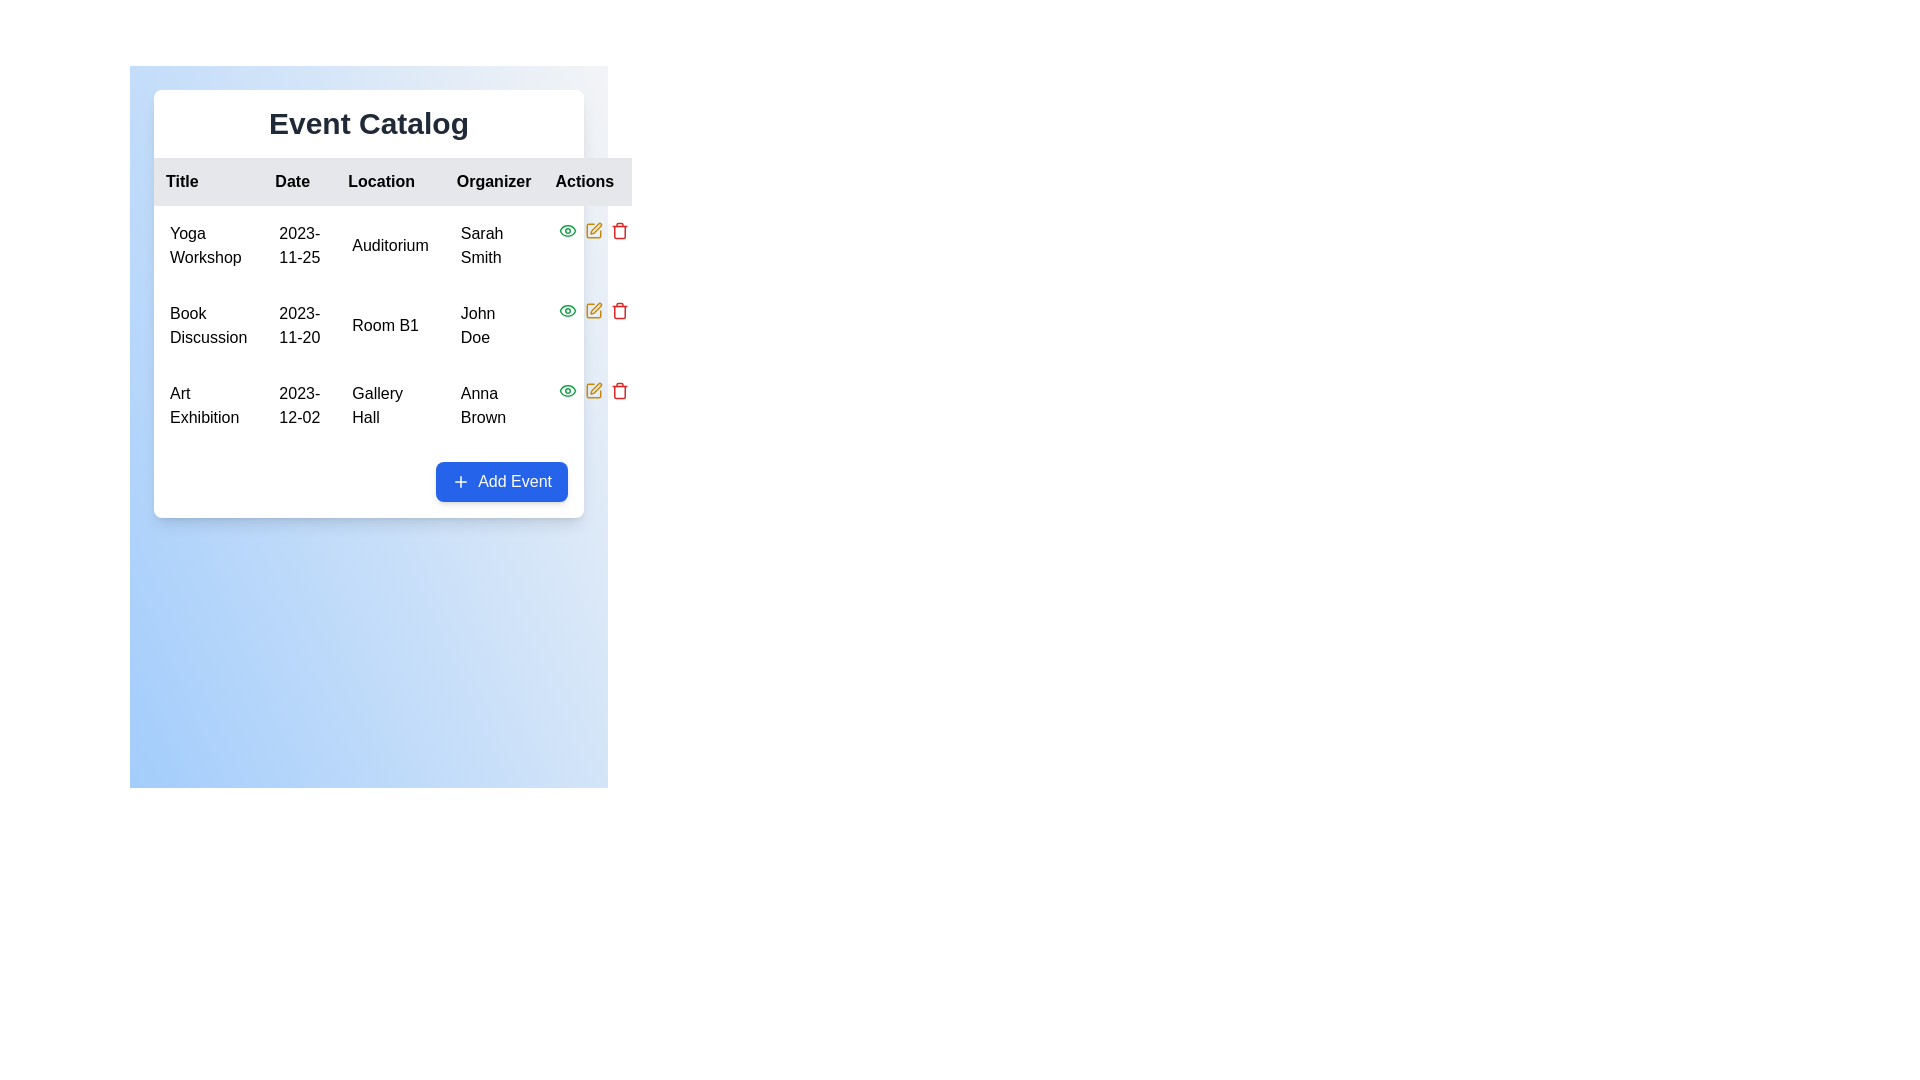  What do you see at coordinates (593, 311) in the screenshot?
I see `the yellow pencil icon in the 'Actions' column of the 'Book Discussion' row to initiate editing the event` at bounding box center [593, 311].